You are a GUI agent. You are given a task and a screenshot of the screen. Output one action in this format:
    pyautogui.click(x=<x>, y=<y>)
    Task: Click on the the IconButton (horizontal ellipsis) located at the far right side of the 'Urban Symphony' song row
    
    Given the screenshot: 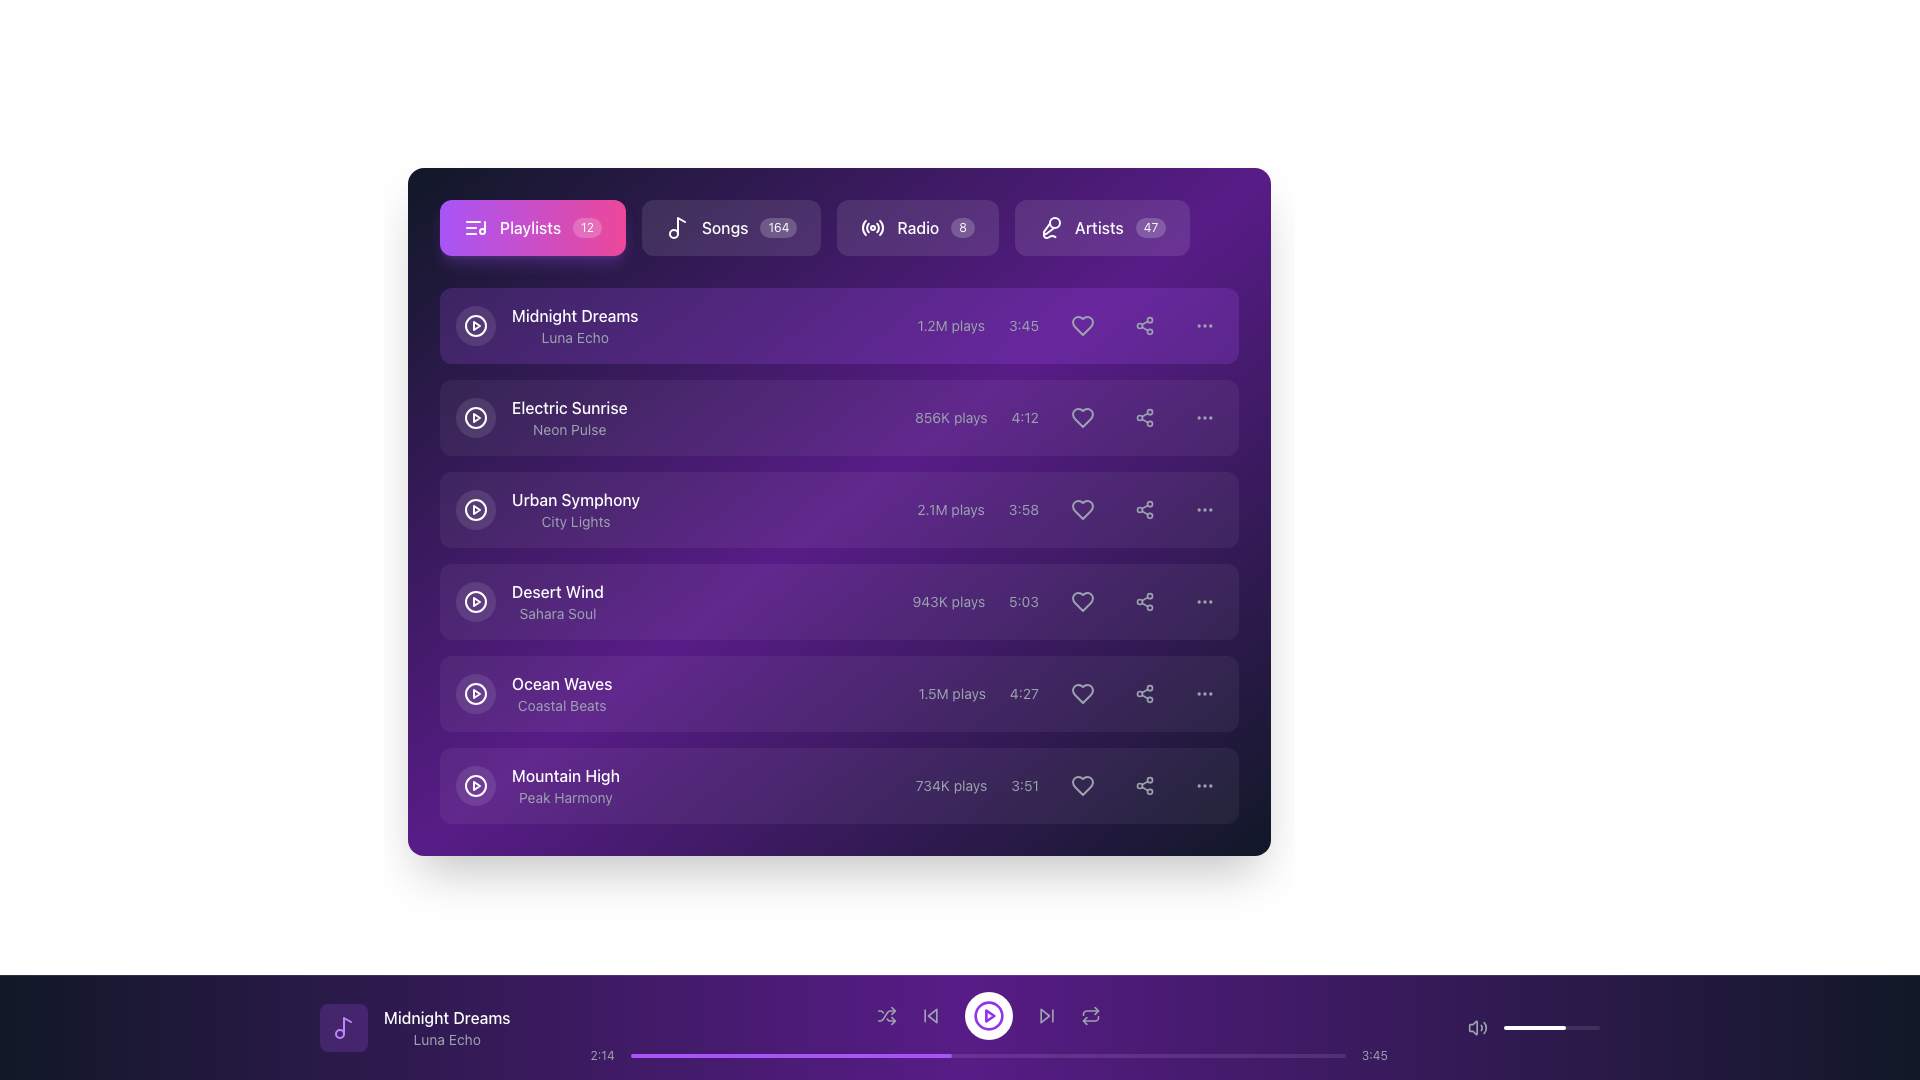 What is the action you would take?
    pyautogui.click(x=1203, y=508)
    